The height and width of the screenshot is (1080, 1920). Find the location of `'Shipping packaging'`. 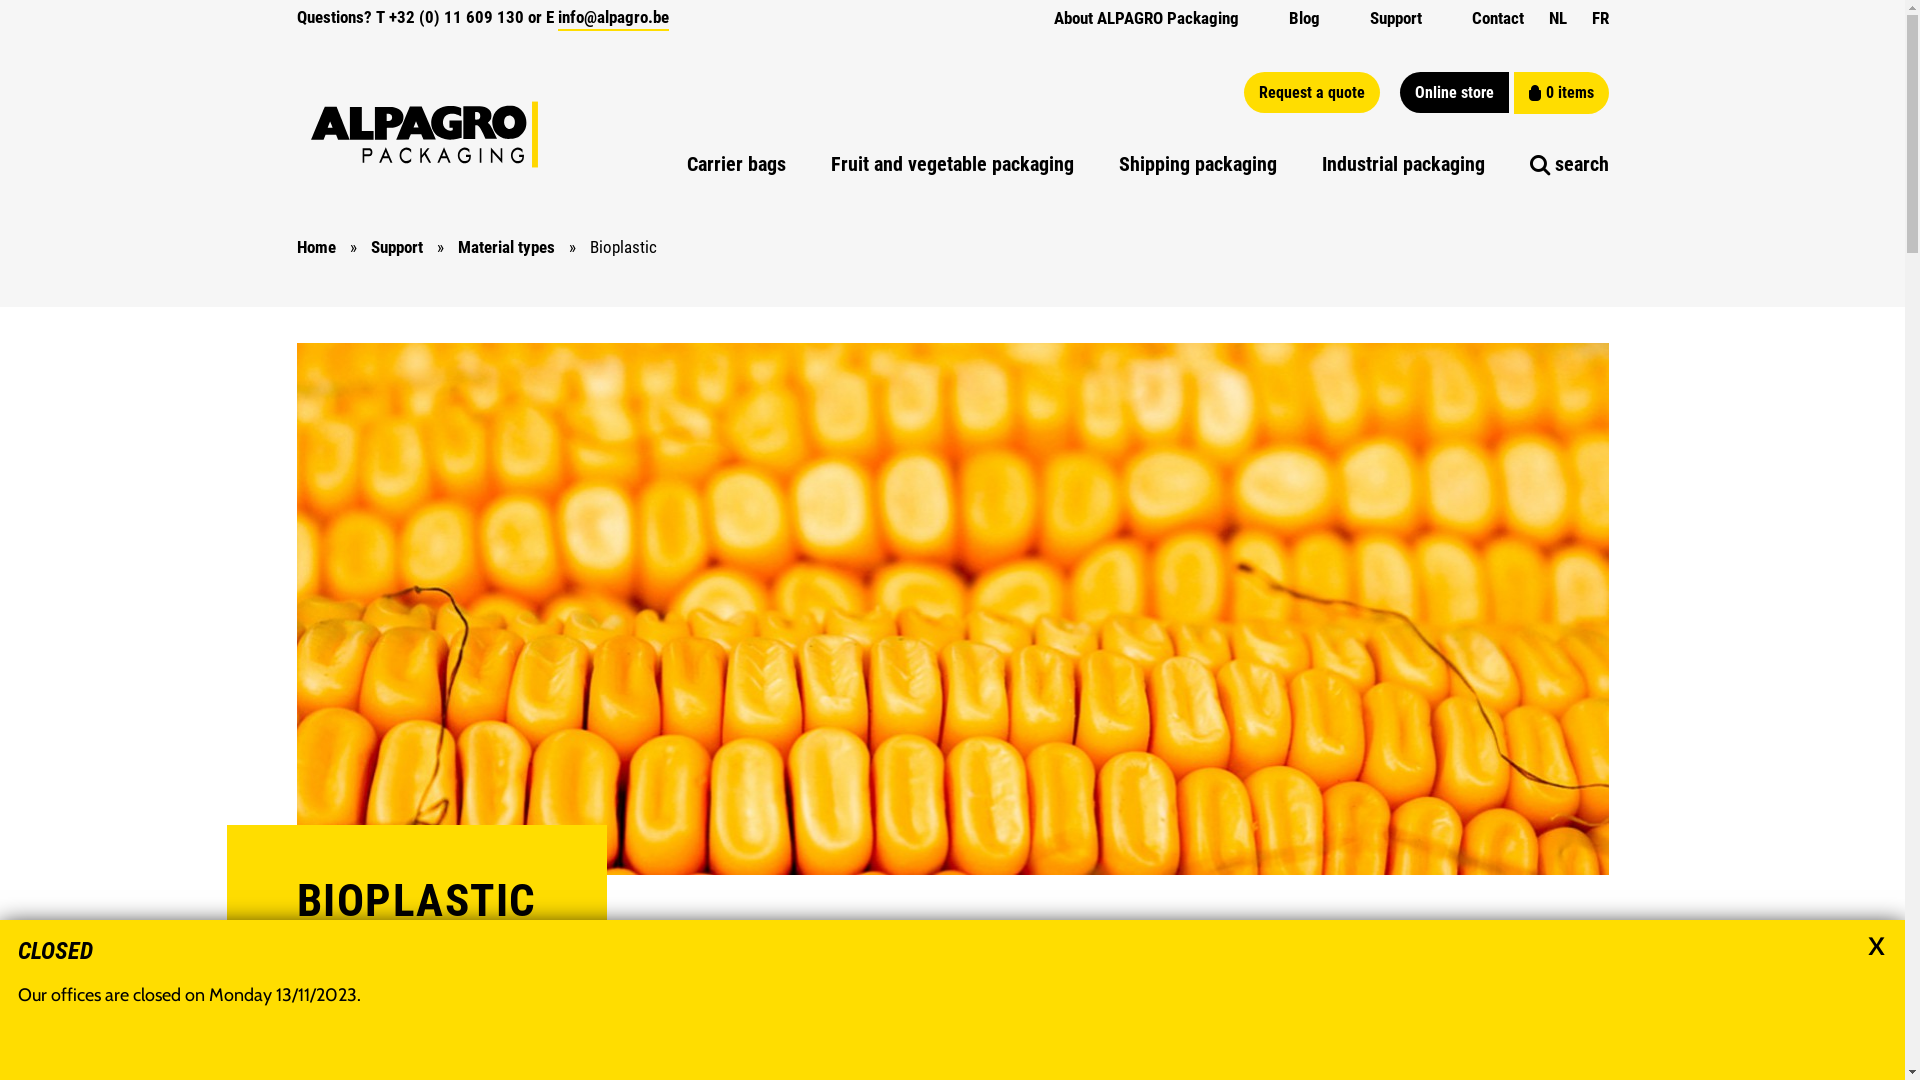

'Shipping packaging' is located at coordinates (1117, 163).